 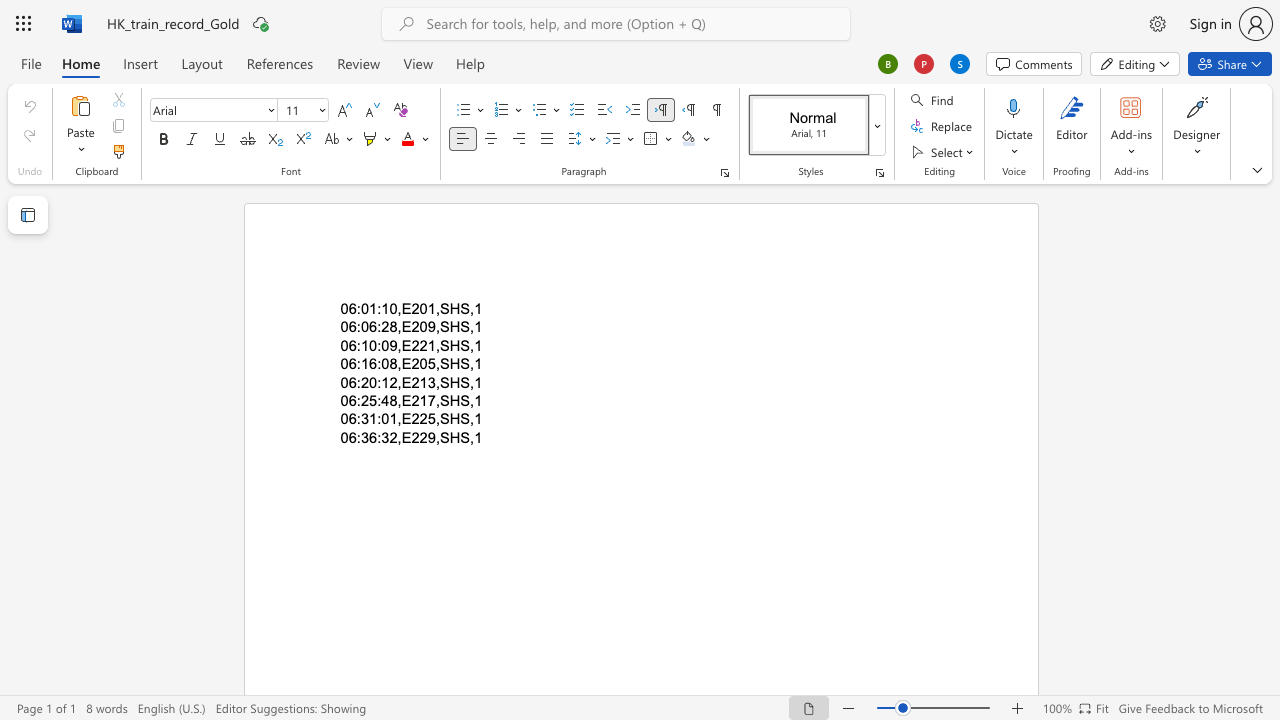 I want to click on the space between the continuous character "1" and "6" in the text, so click(x=369, y=364).